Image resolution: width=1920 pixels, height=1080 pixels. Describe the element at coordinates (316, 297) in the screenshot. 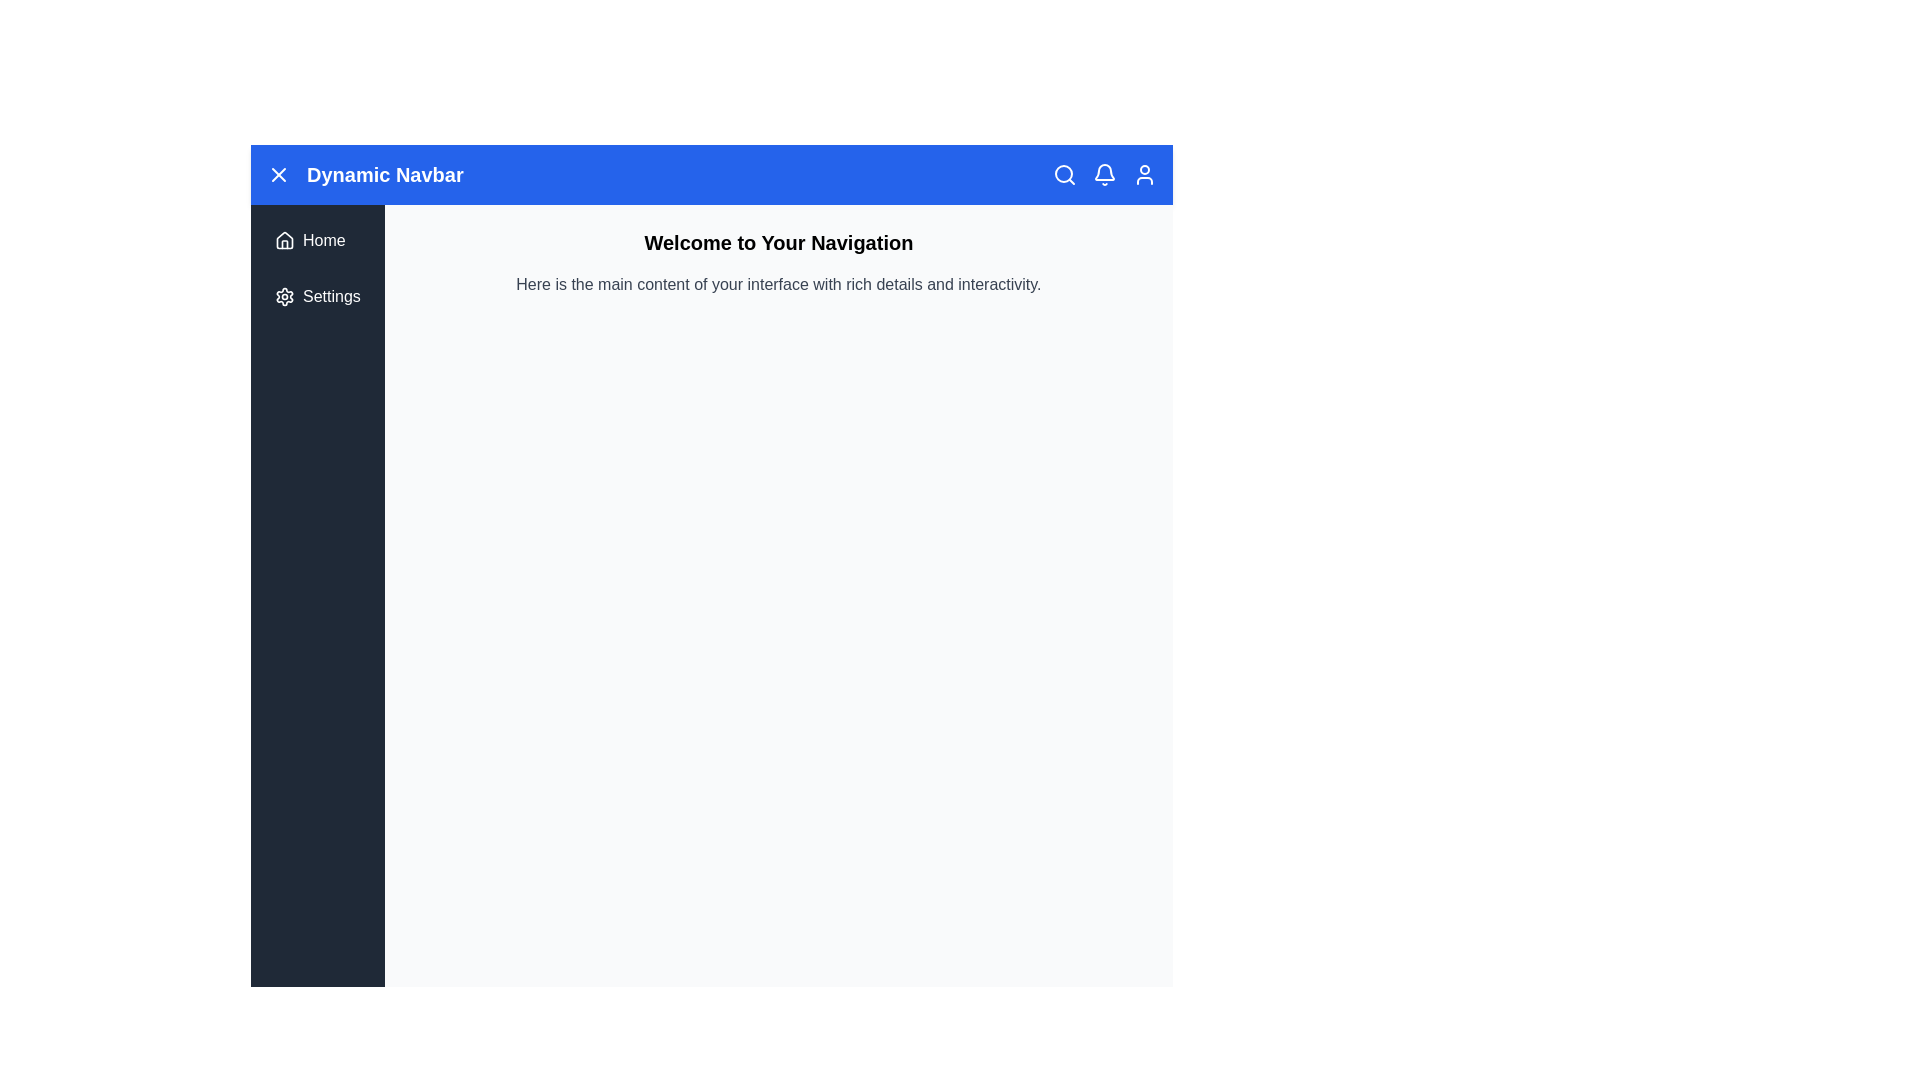

I see `on the navigation link for 'Settings' located in the vertical navigation bar, which is the second item below 'Home'` at that location.